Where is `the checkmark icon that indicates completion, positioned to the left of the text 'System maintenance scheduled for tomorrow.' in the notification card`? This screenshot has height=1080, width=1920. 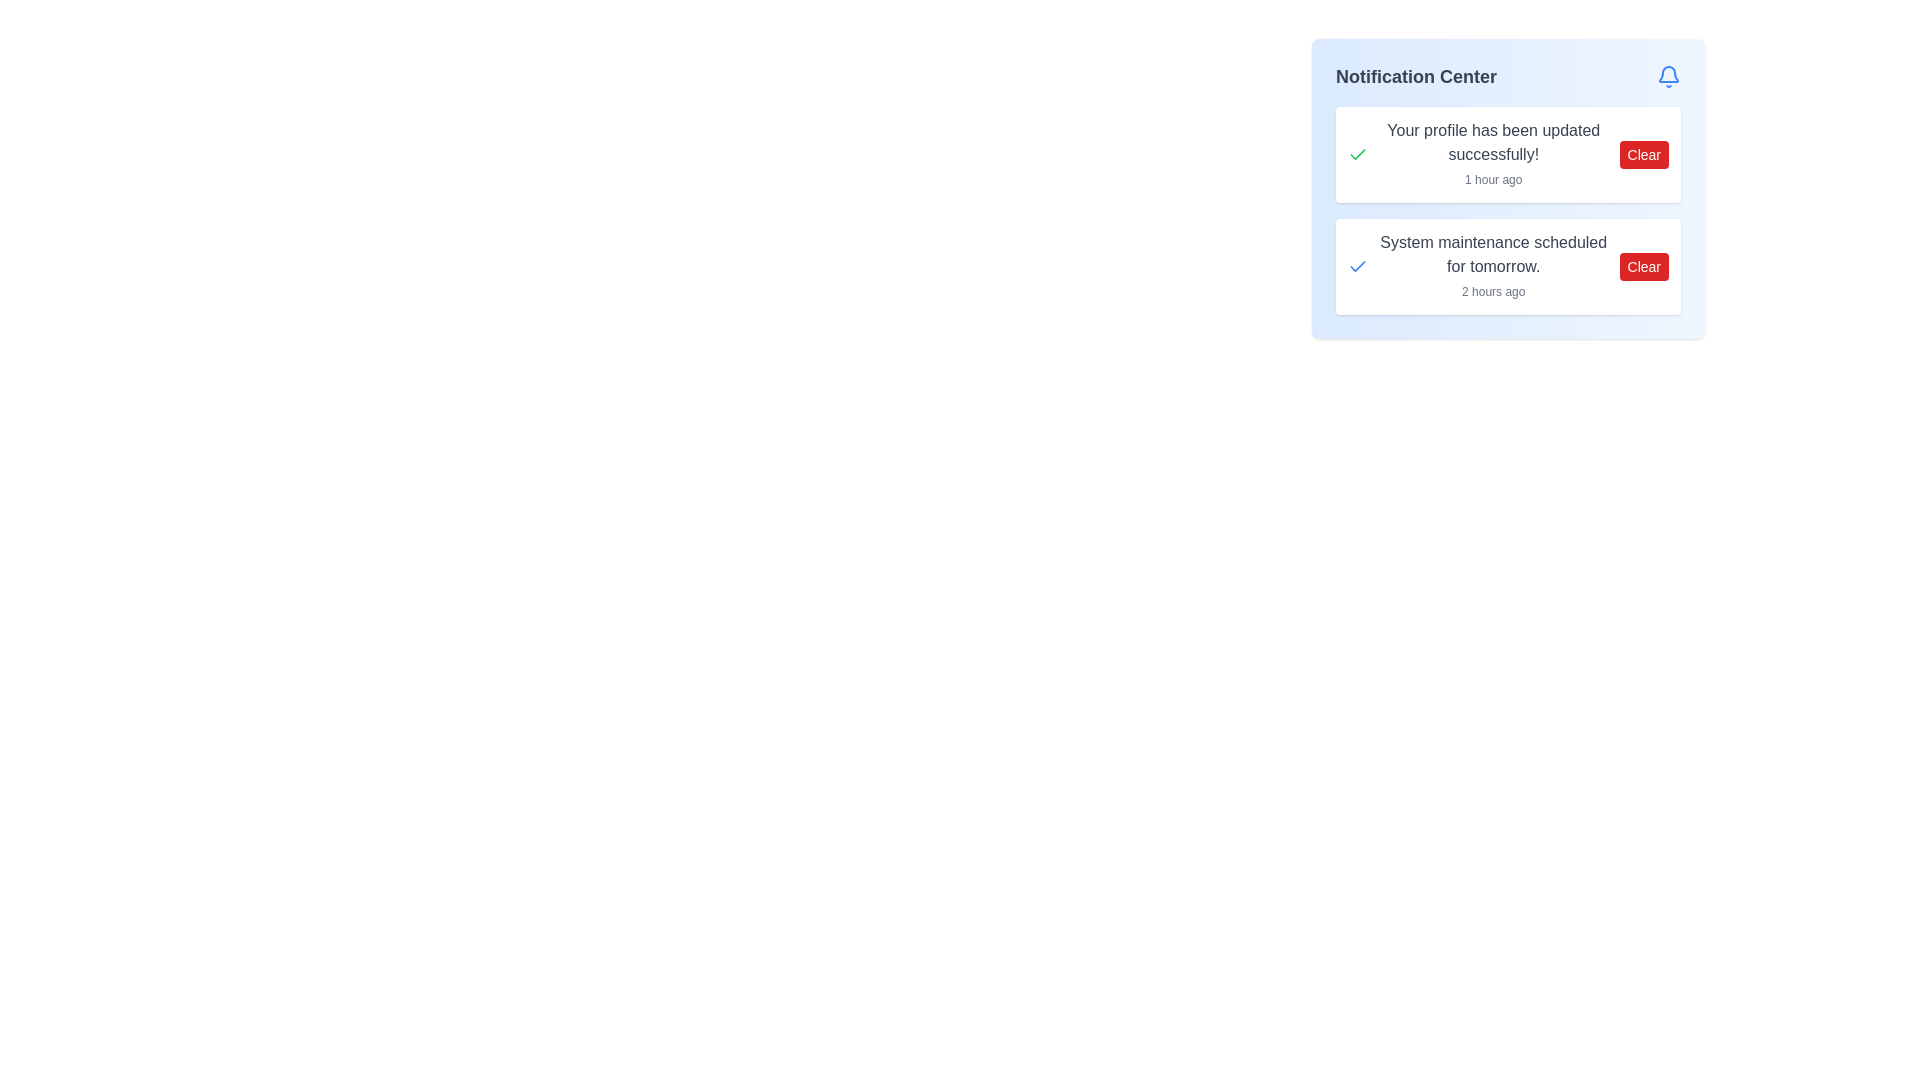
the checkmark icon that indicates completion, positioned to the left of the text 'System maintenance scheduled for tomorrow.' in the notification card is located at coordinates (1358, 265).